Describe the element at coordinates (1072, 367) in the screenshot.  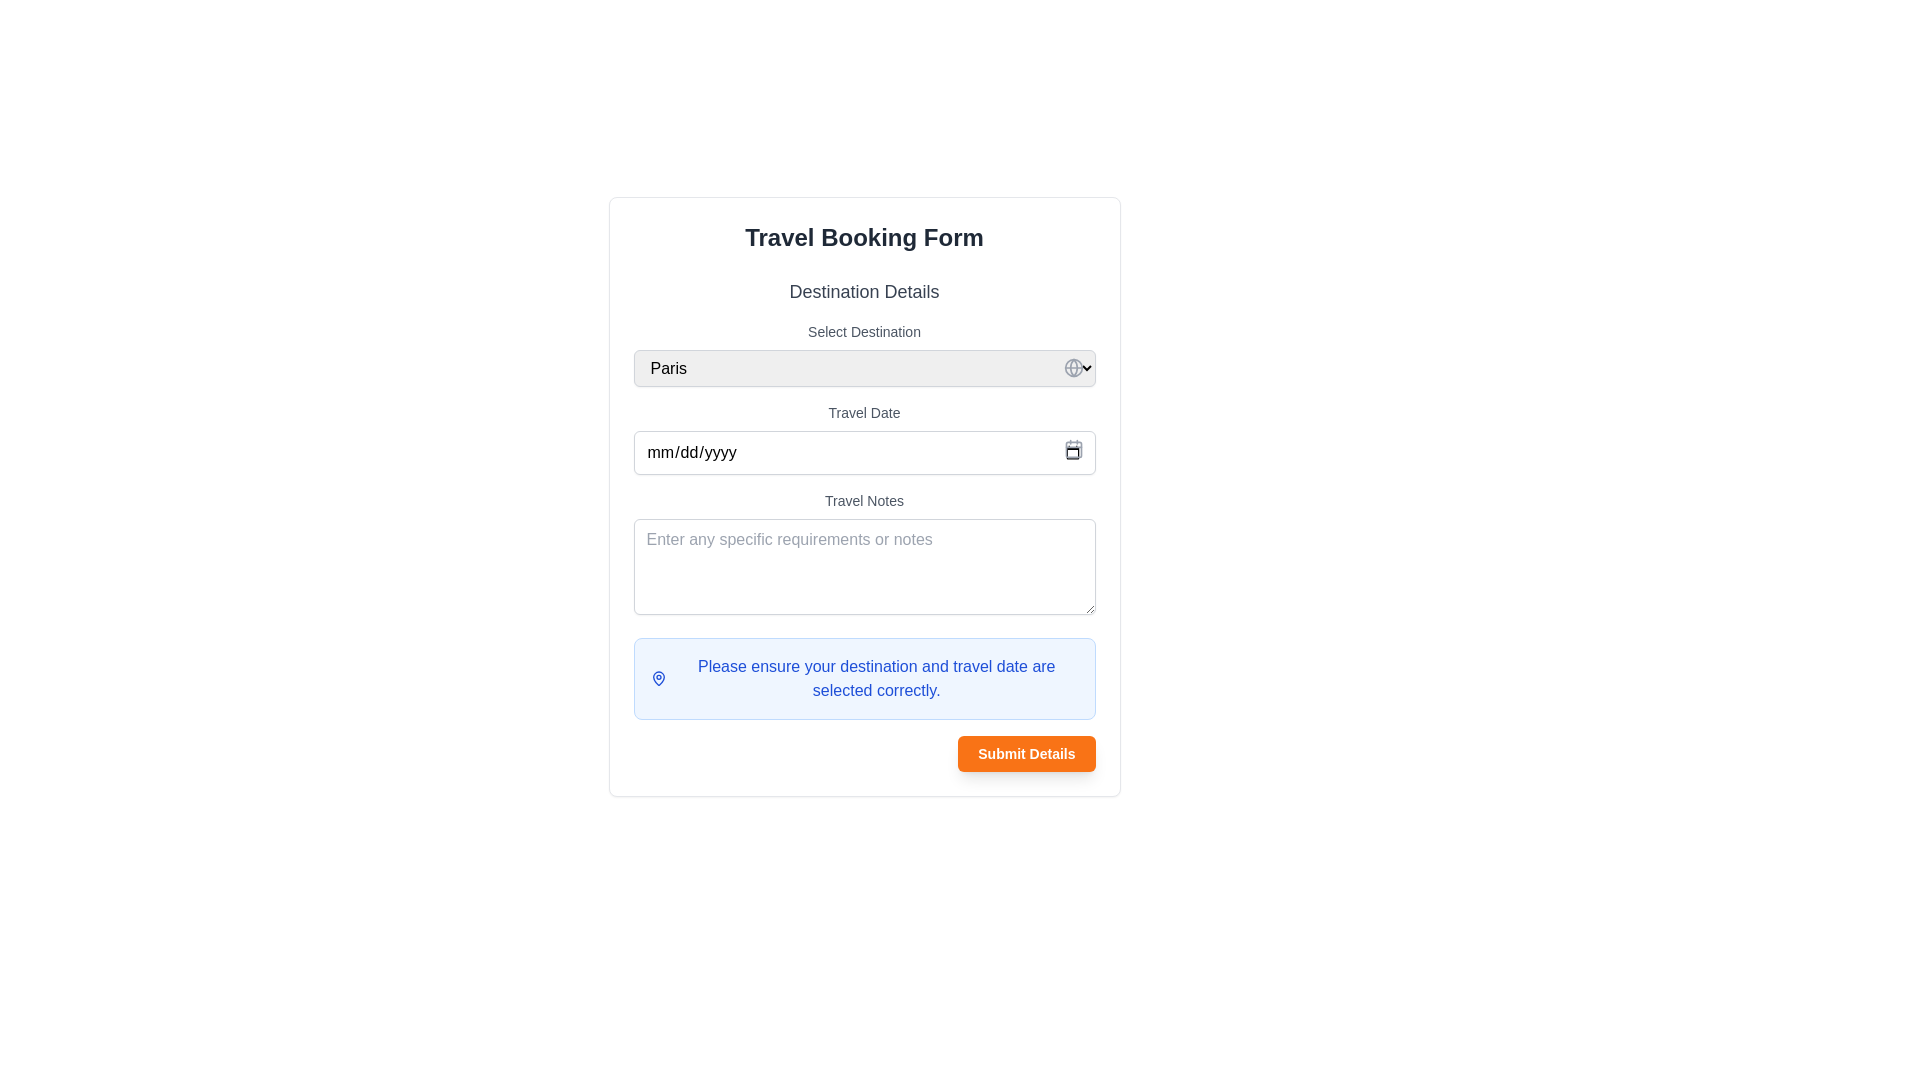
I see `the globe icon located near the top-right corner of the 'Select Destination' dropdown field for a context-specific action` at that location.